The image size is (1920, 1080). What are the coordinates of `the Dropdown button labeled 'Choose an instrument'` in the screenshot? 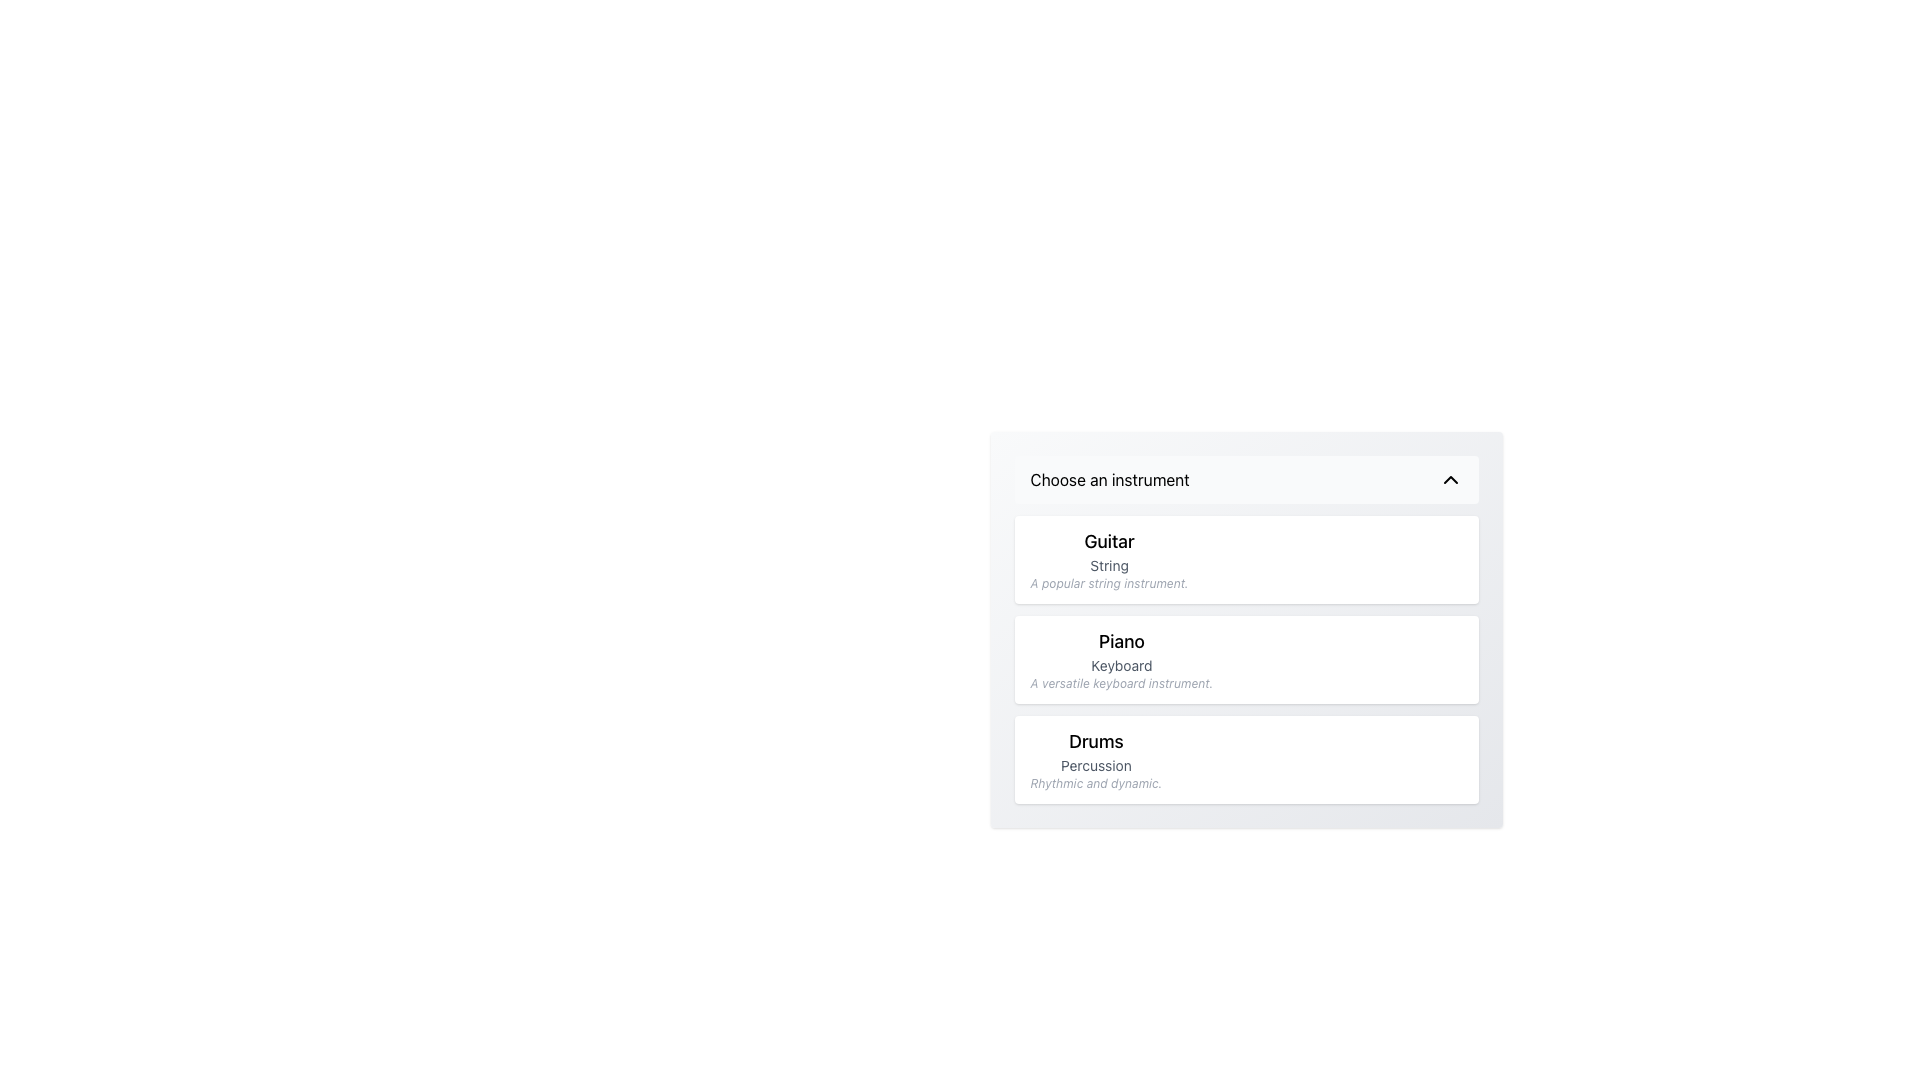 It's located at (1245, 479).